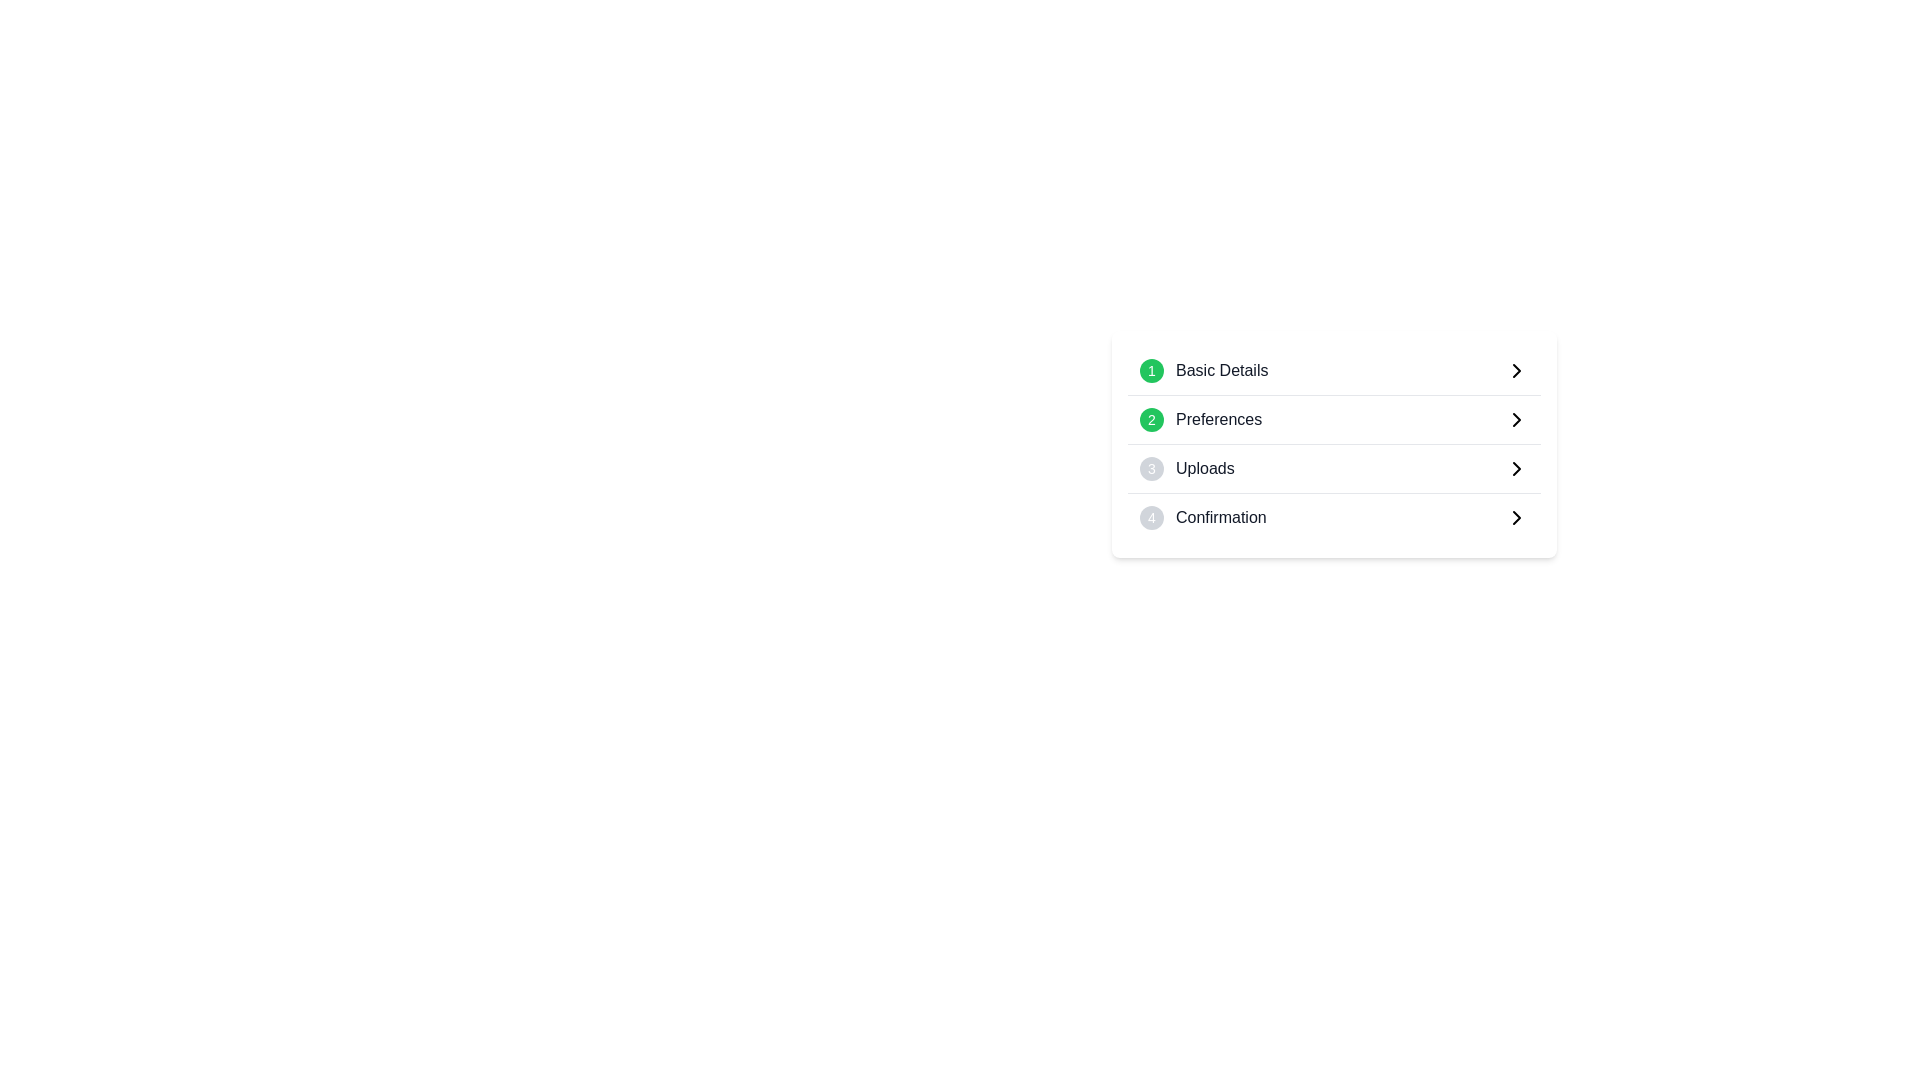 This screenshot has height=1080, width=1920. What do you see at coordinates (1218, 419) in the screenshot?
I see `the 'Preferences' text label, which is the second item in a vertical menu list` at bounding box center [1218, 419].